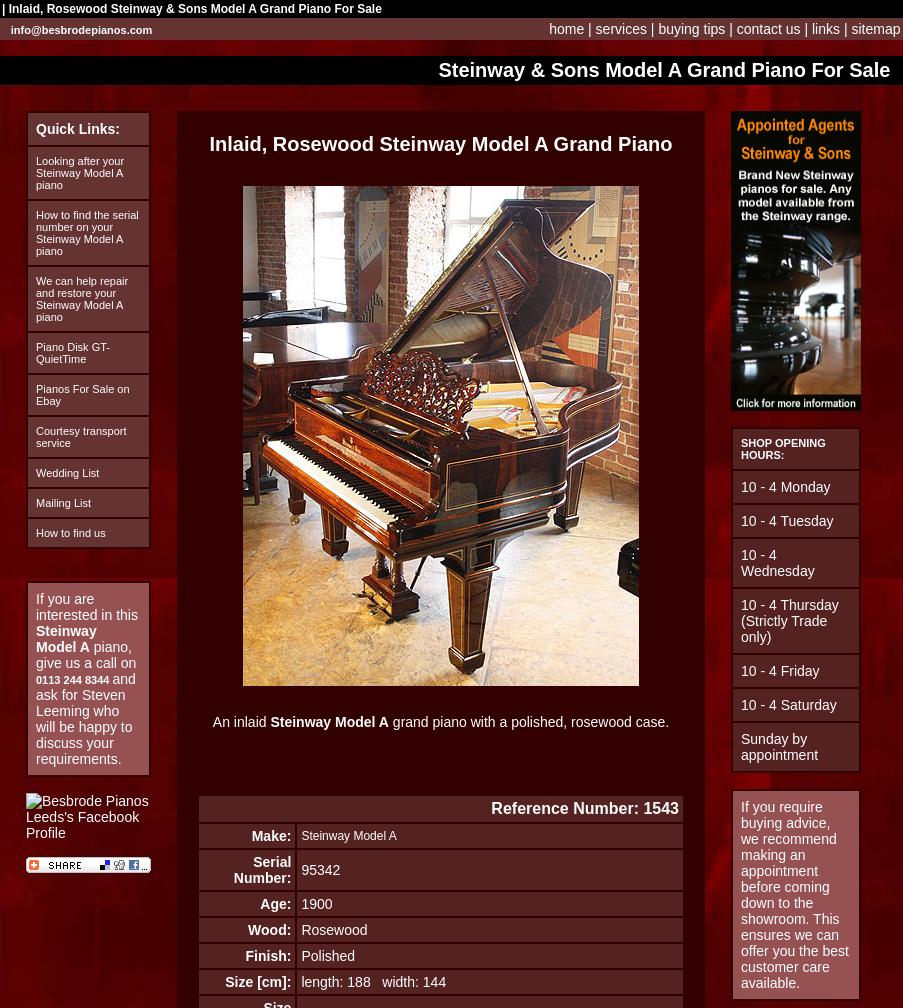 The image size is (903, 1008). I want to click on 'grand piano with a  polished, rosewood  case.', so click(387, 722).